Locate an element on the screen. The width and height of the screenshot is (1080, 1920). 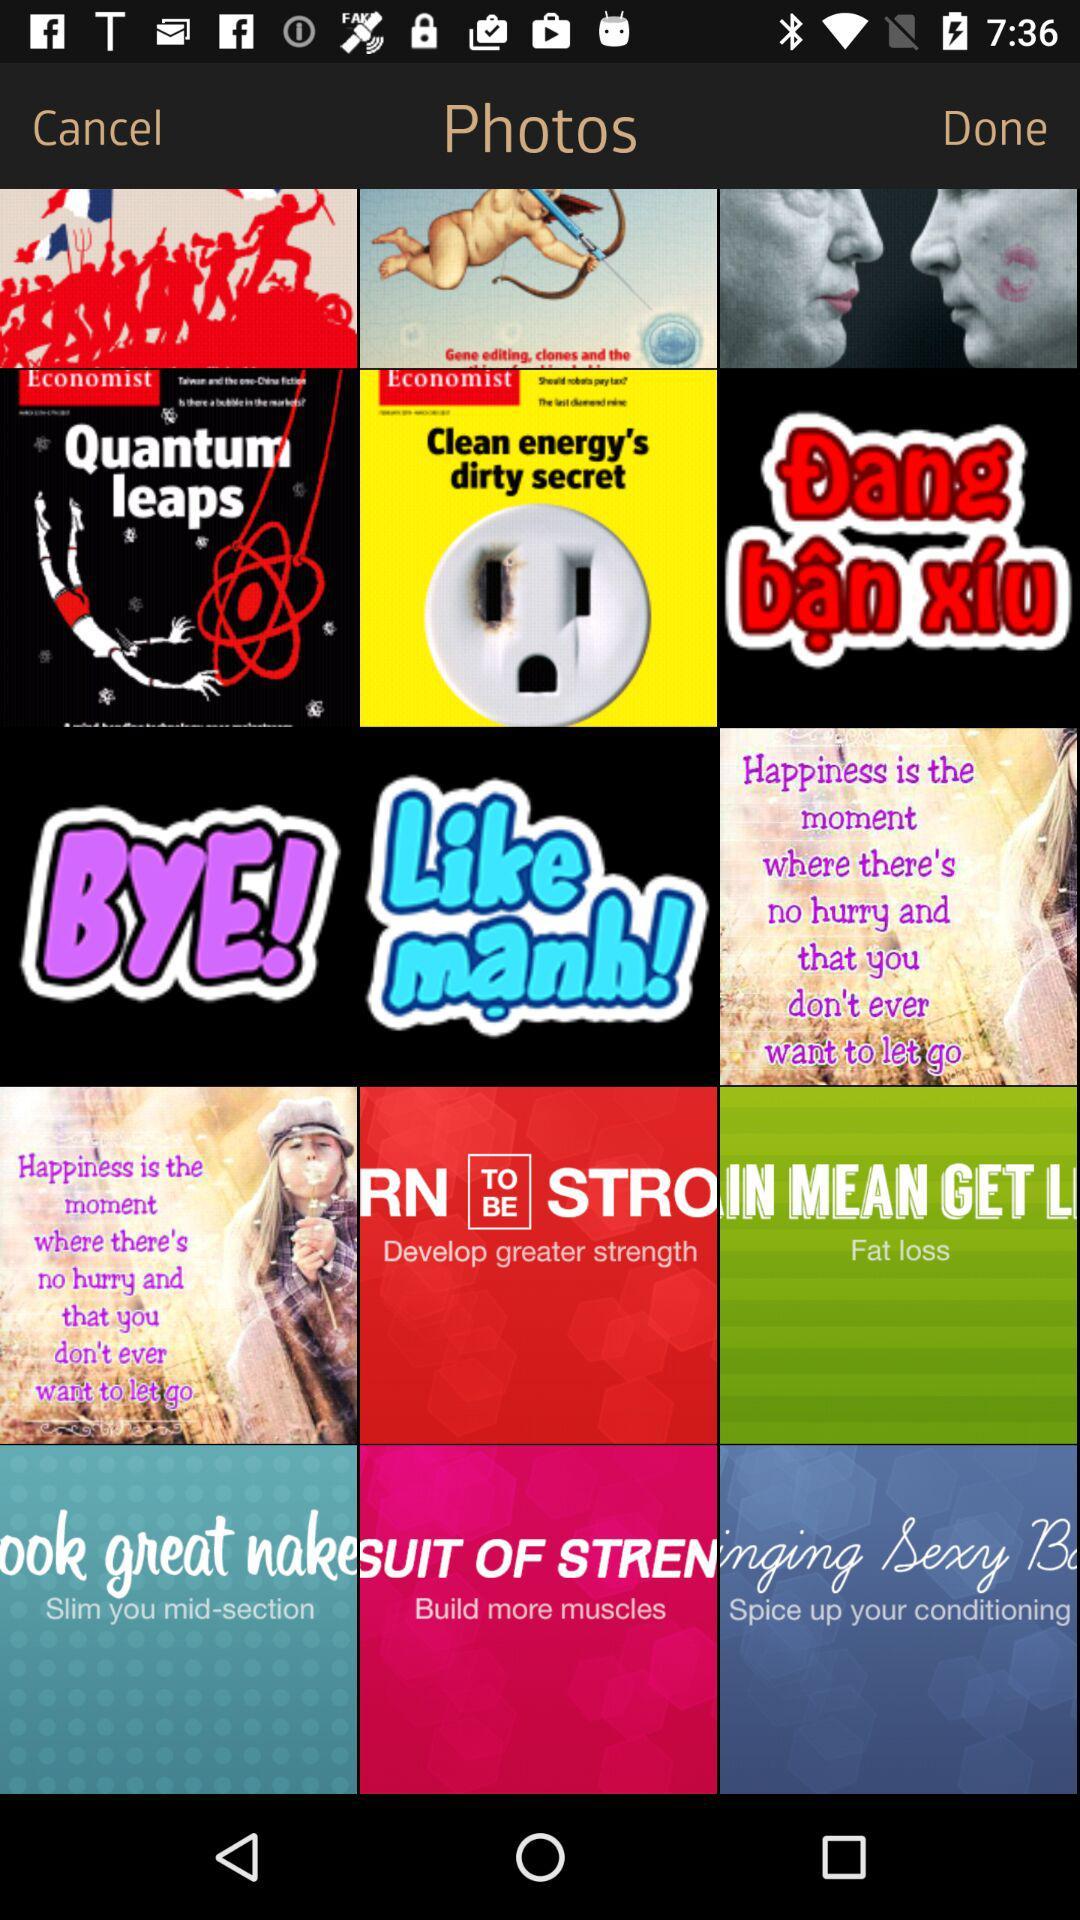
click image is located at coordinates (897, 277).